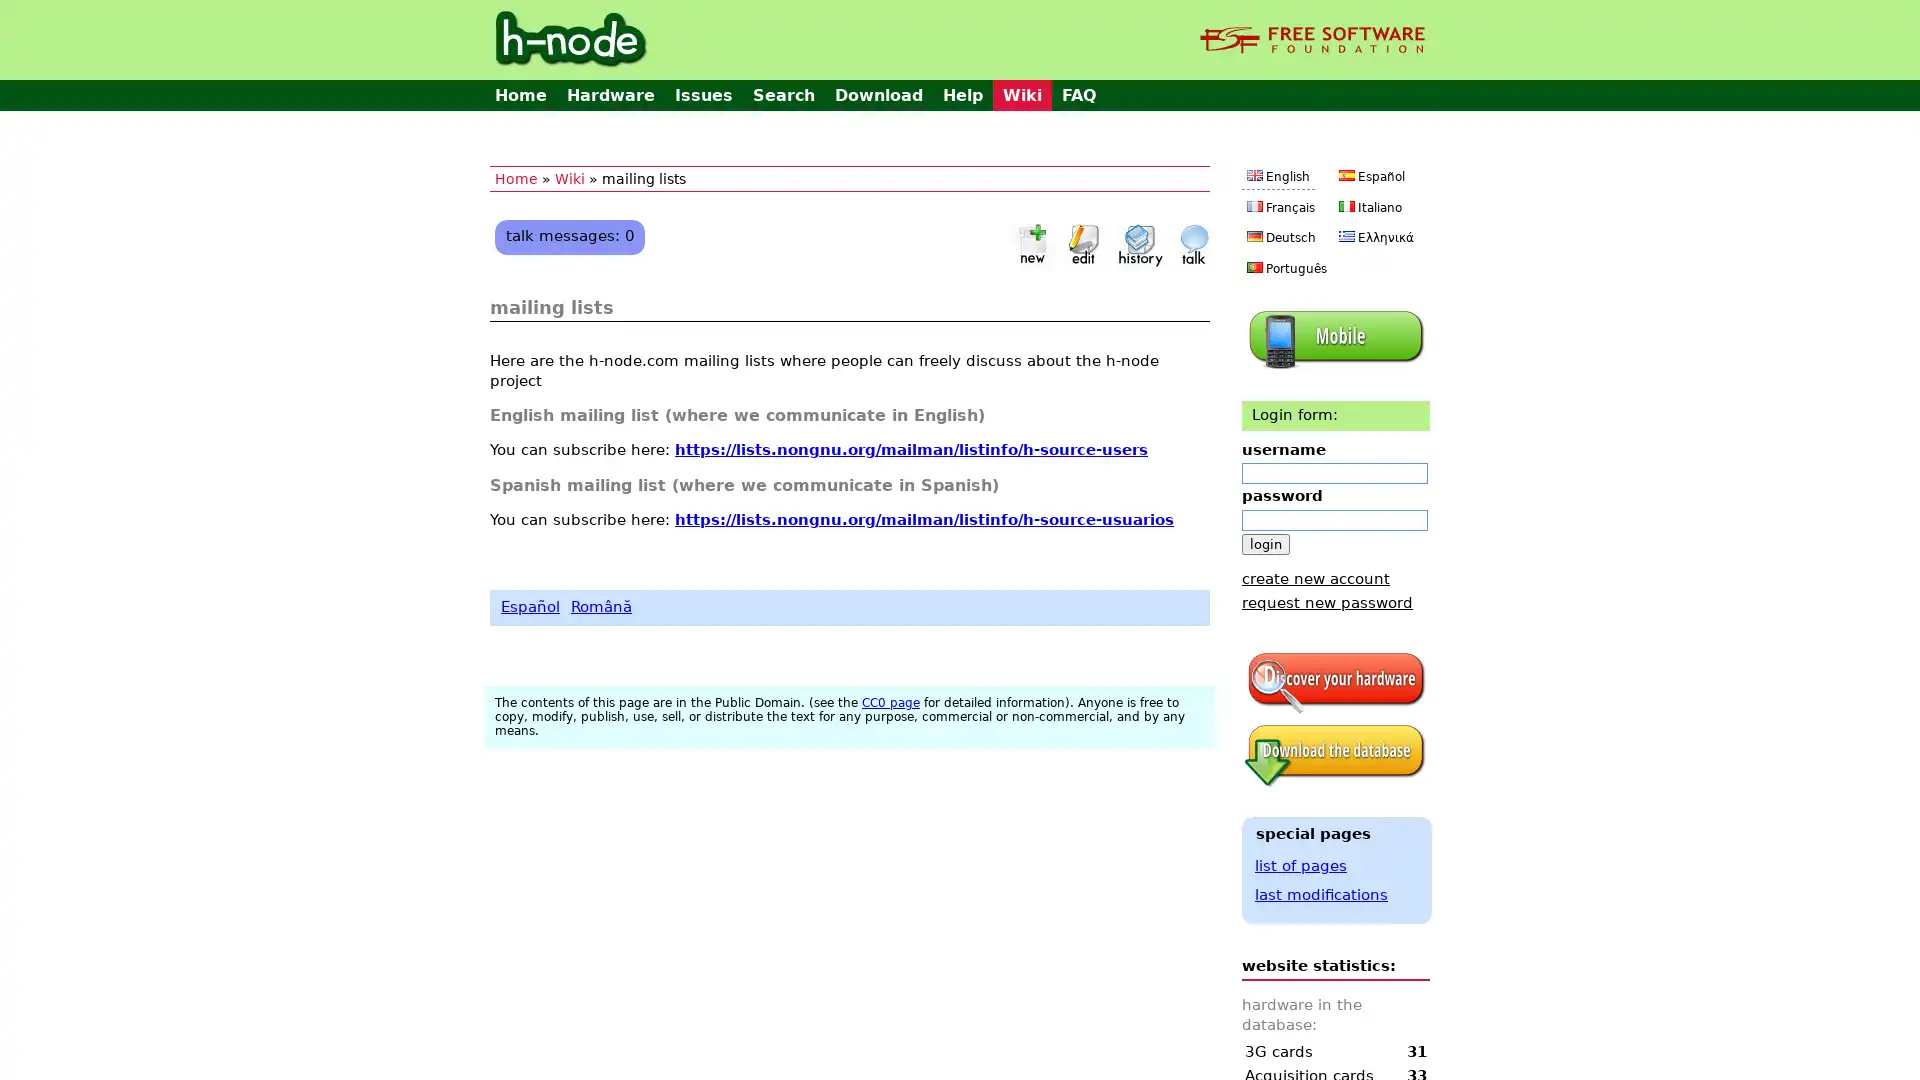 The image size is (1920, 1080). I want to click on login, so click(1265, 543).